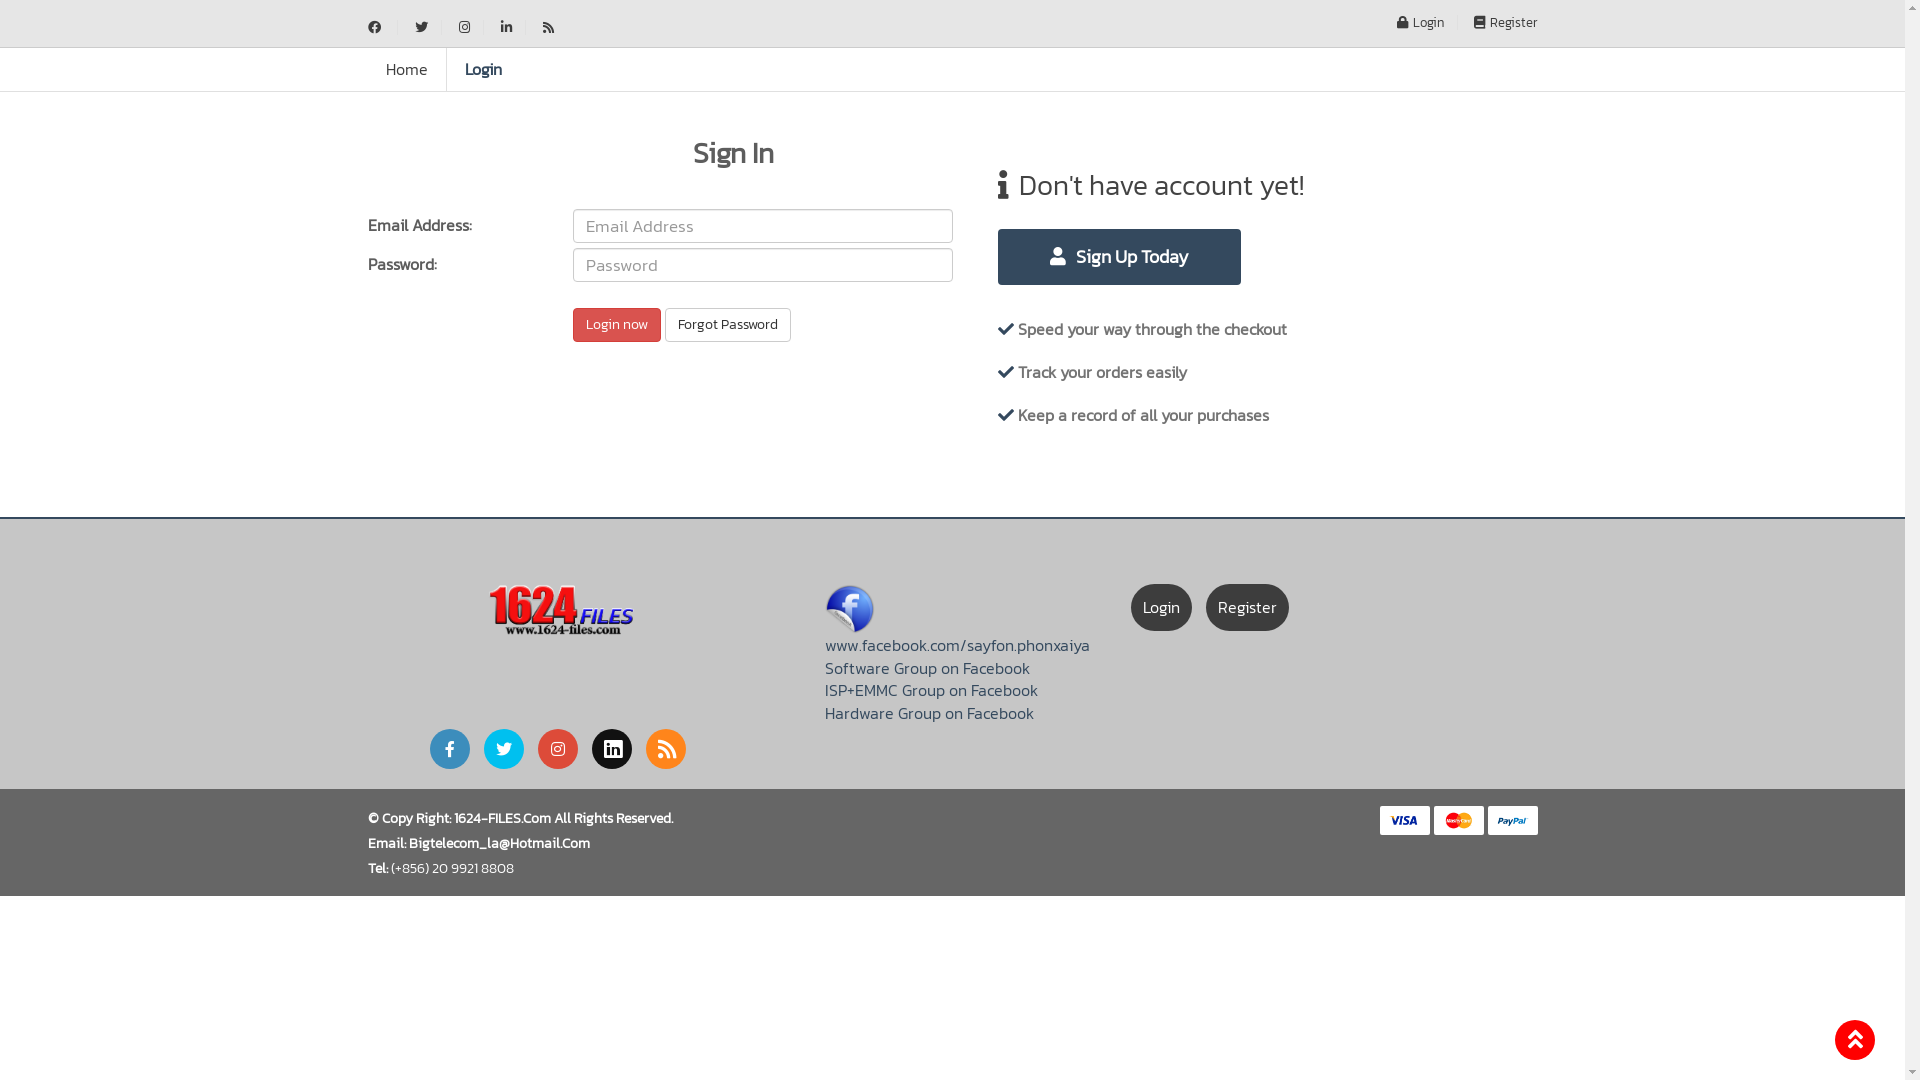 This screenshot has height=1080, width=1920. What do you see at coordinates (930, 689) in the screenshot?
I see `'ISP+EMMC Group on Facebook'` at bounding box center [930, 689].